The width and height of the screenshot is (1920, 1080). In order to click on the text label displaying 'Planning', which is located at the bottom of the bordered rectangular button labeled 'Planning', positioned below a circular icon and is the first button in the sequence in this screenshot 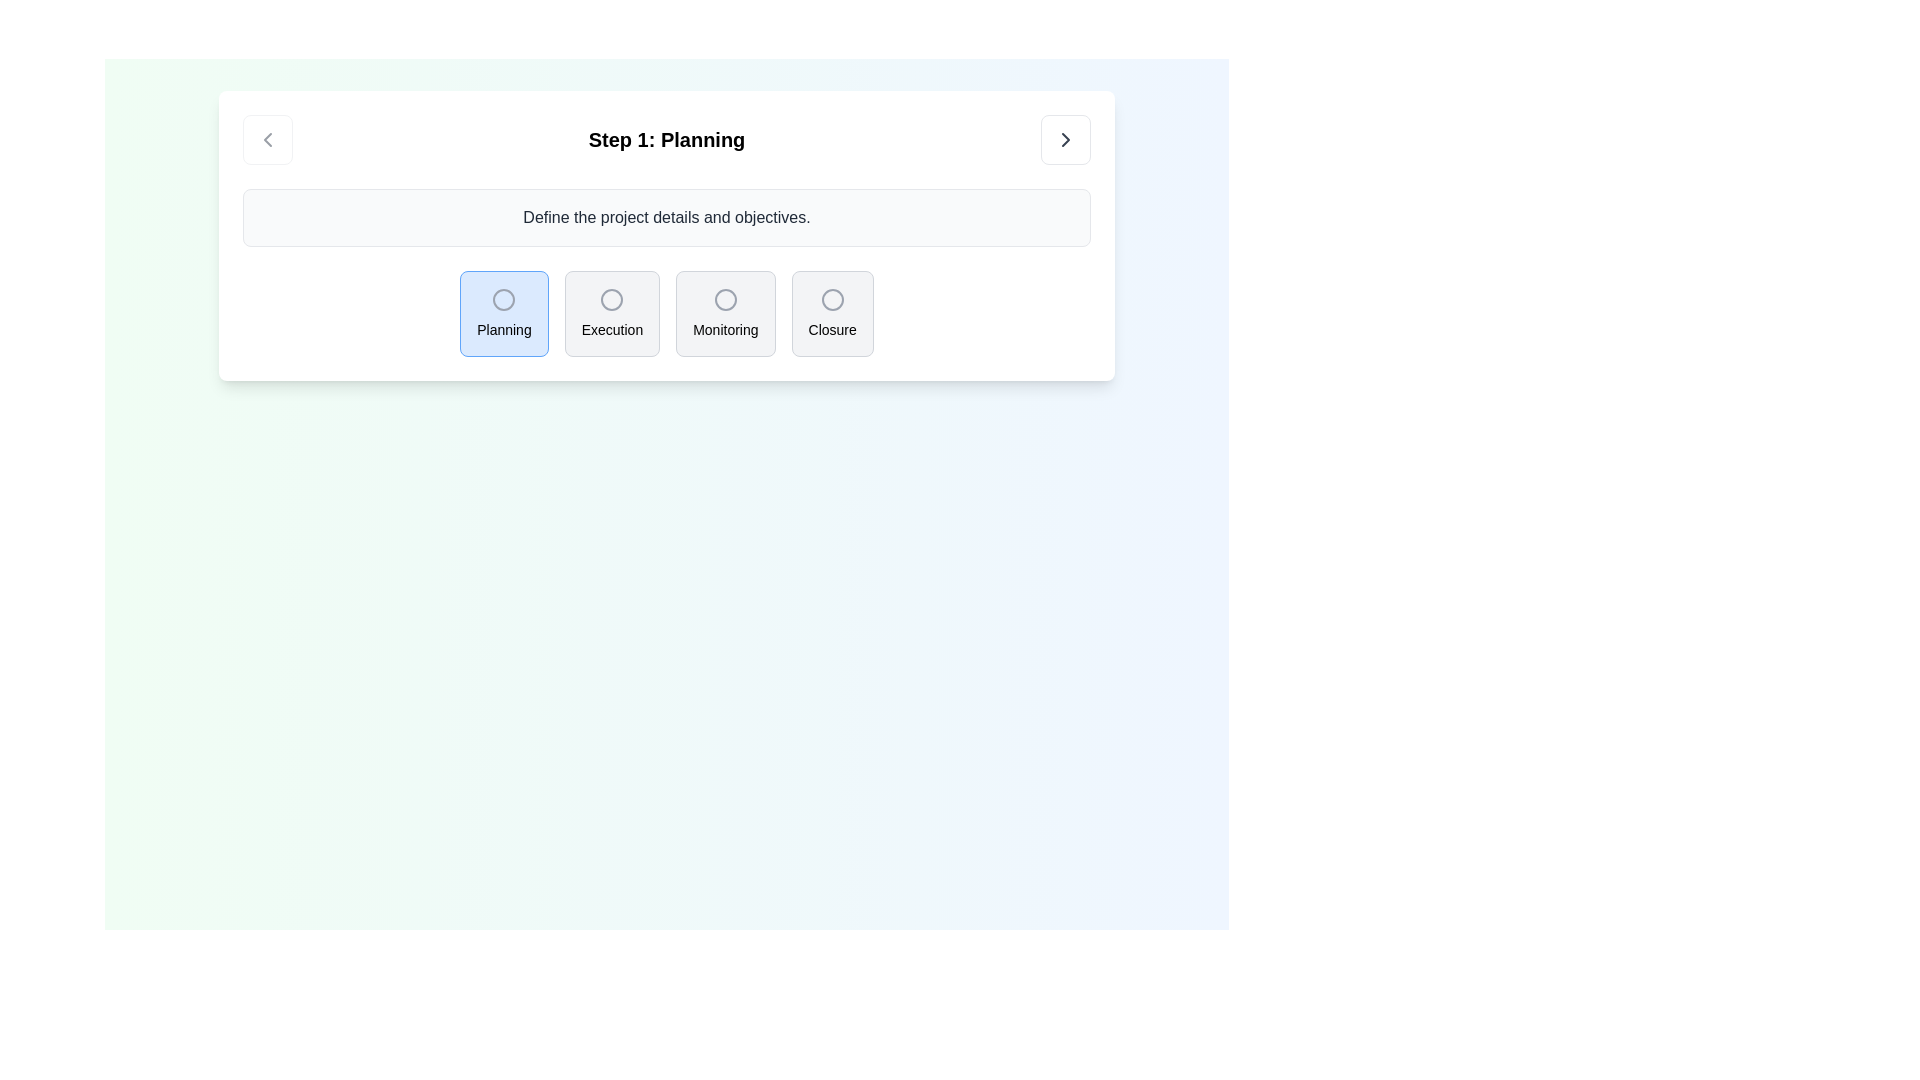, I will do `click(504, 329)`.